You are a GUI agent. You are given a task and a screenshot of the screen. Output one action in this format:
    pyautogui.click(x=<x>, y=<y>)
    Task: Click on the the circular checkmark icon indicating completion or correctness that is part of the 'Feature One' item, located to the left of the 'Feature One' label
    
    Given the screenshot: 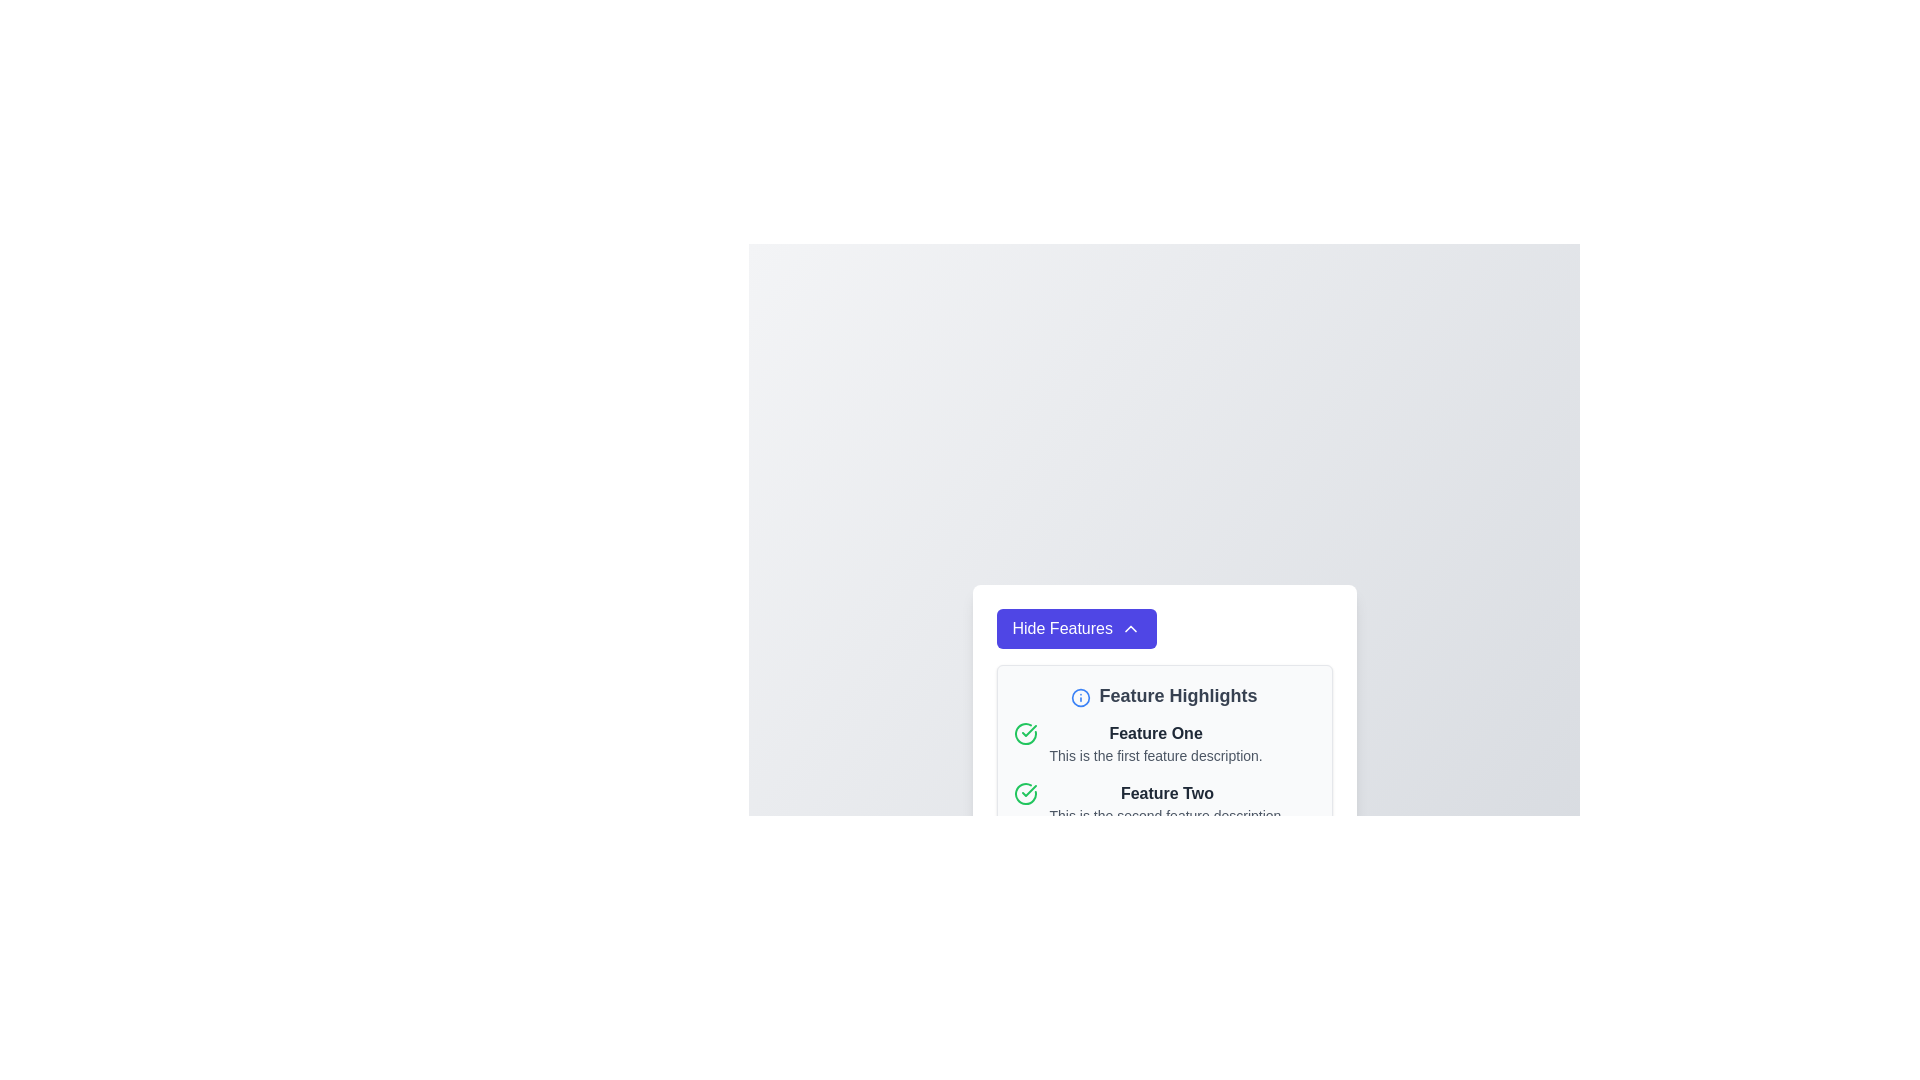 What is the action you would take?
    pyautogui.click(x=1025, y=793)
    